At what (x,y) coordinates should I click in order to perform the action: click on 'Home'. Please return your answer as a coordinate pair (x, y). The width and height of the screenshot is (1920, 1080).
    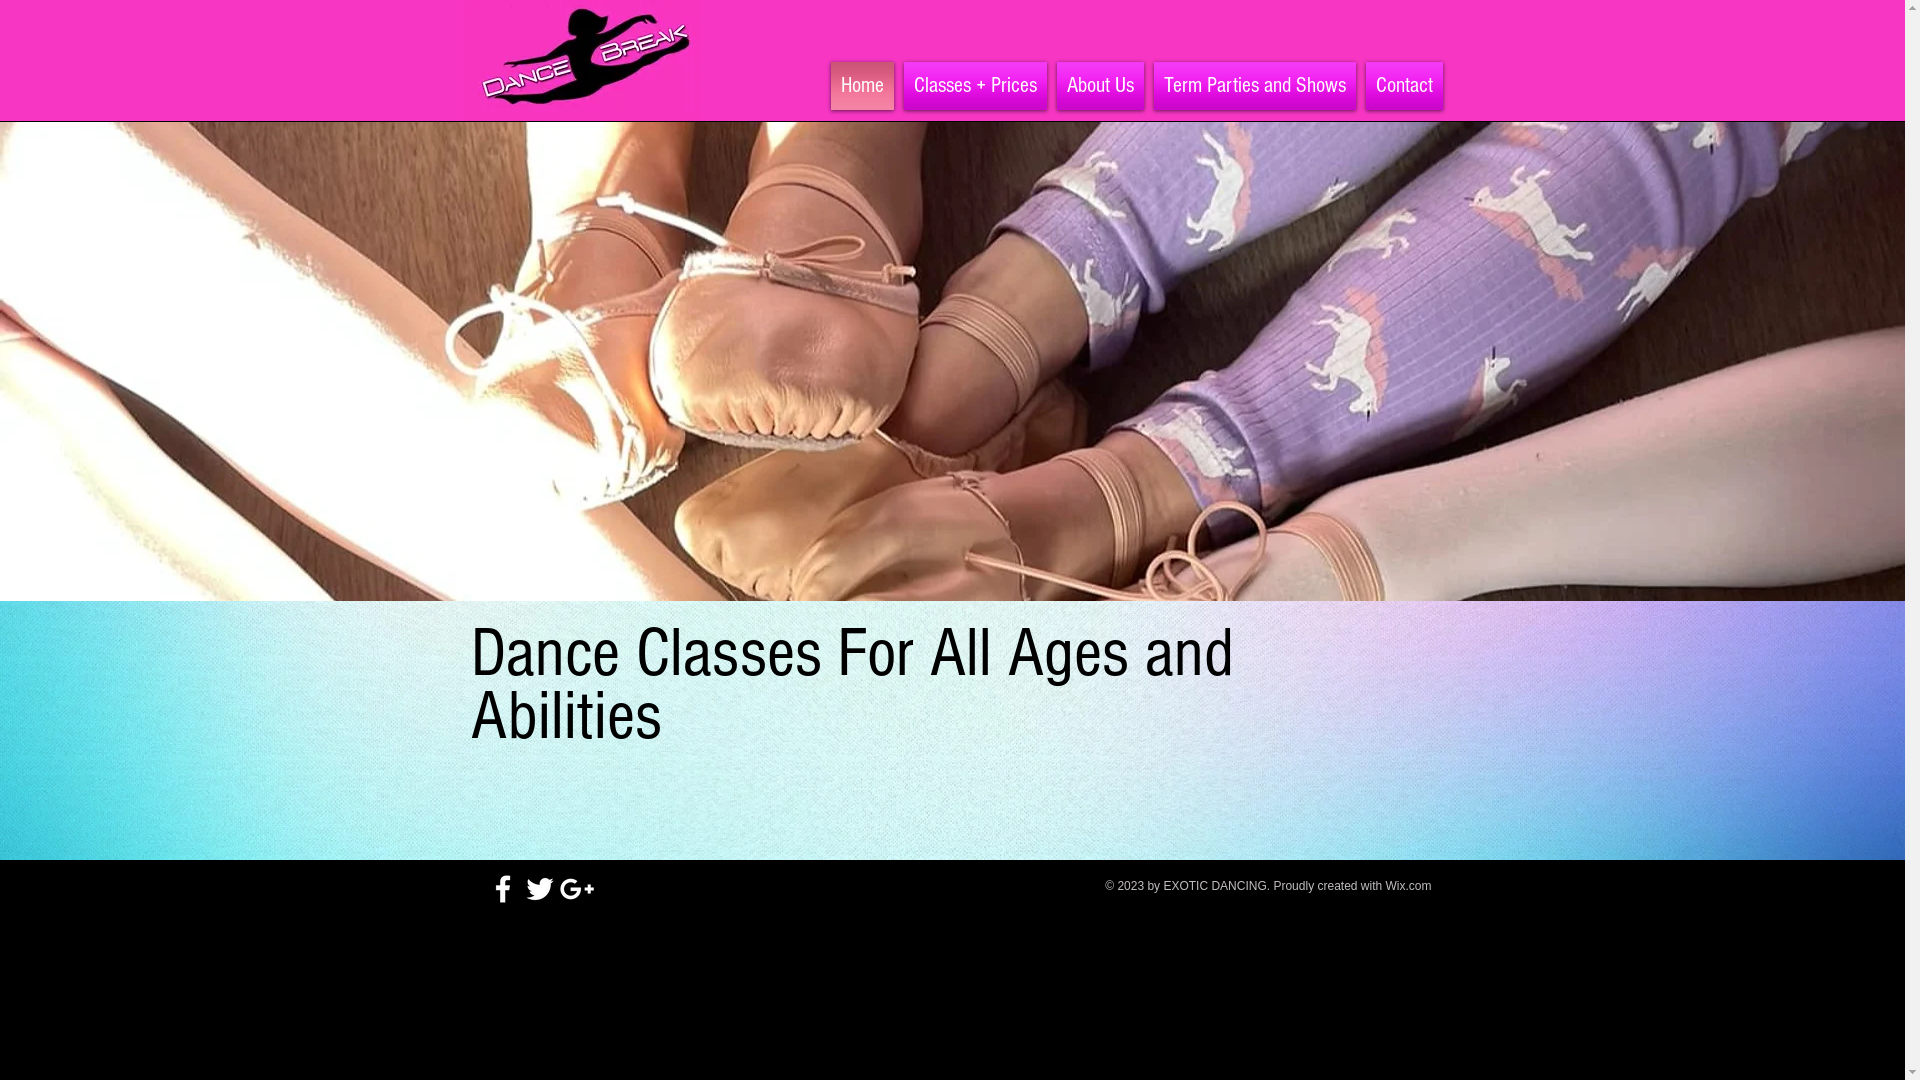
    Looking at the image, I should click on (862, 84).